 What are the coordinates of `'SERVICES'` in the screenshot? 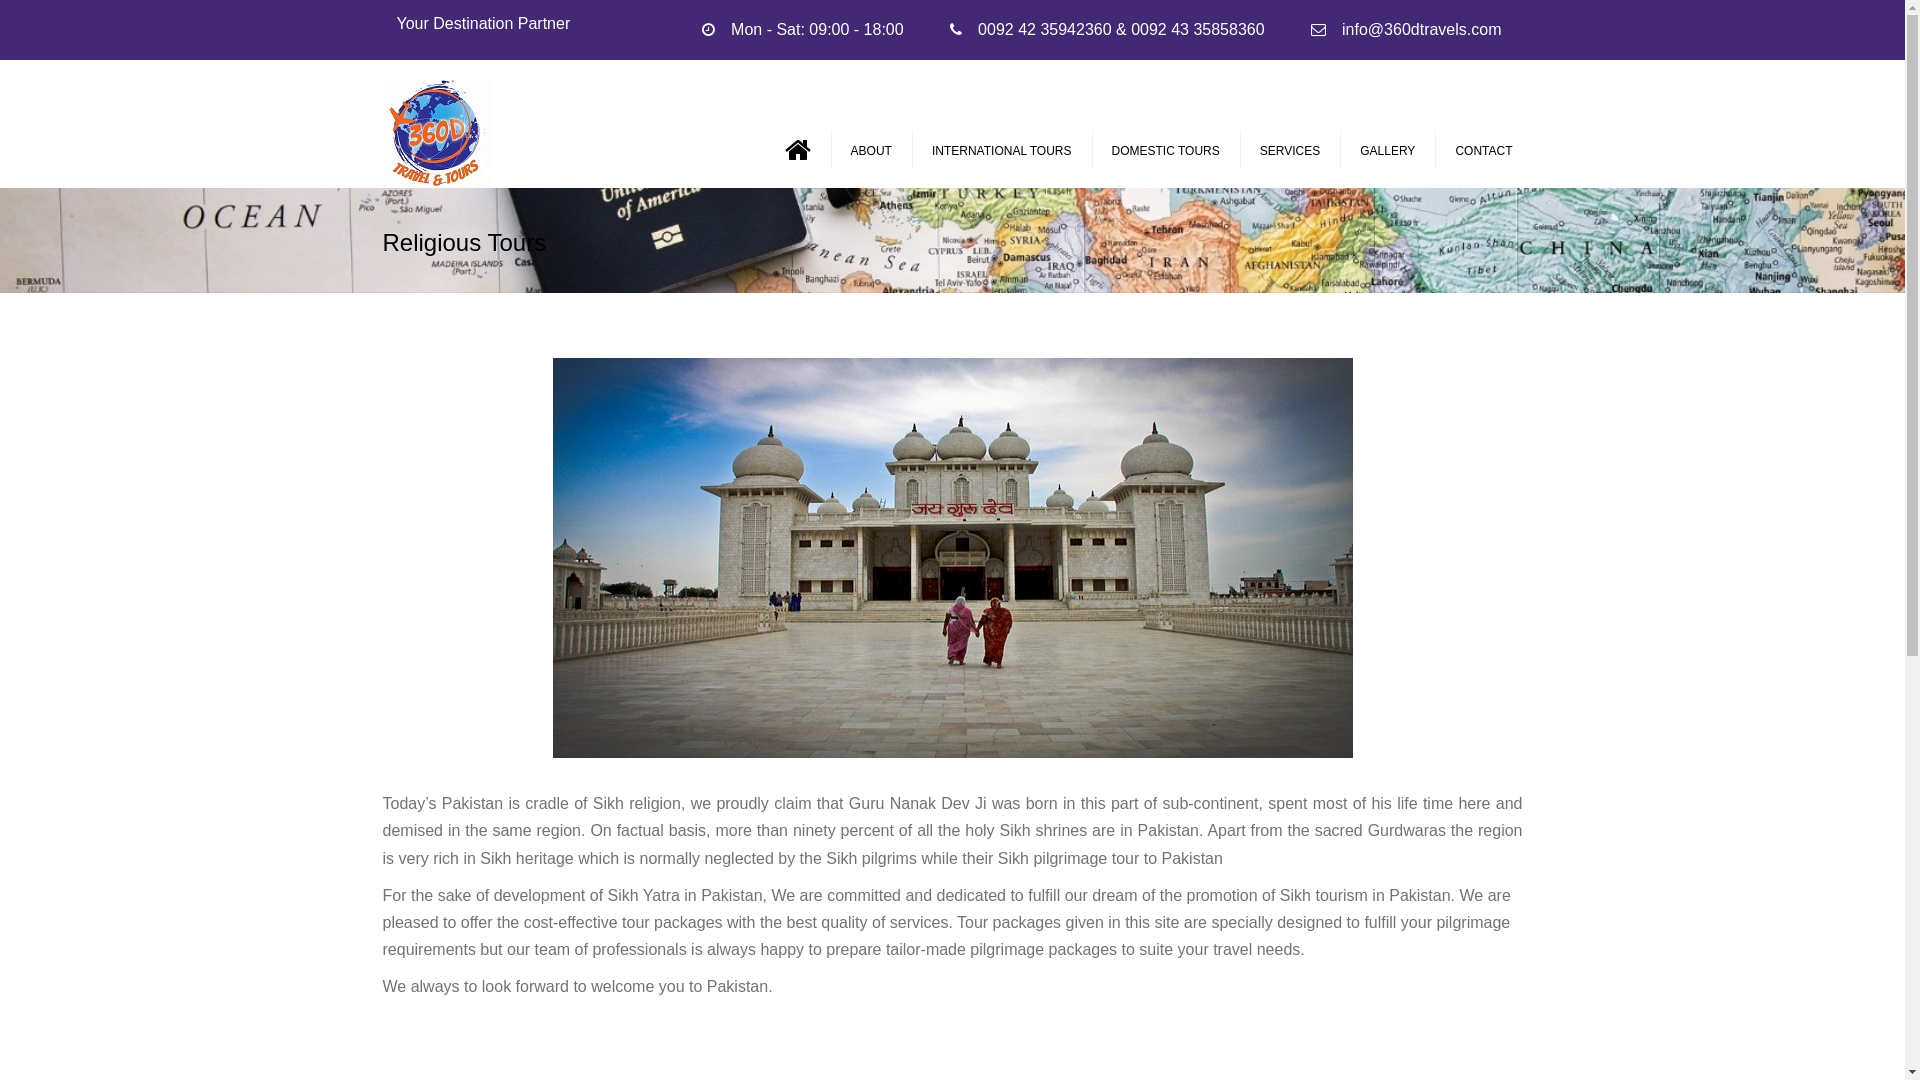 It's located at (1248, 149).